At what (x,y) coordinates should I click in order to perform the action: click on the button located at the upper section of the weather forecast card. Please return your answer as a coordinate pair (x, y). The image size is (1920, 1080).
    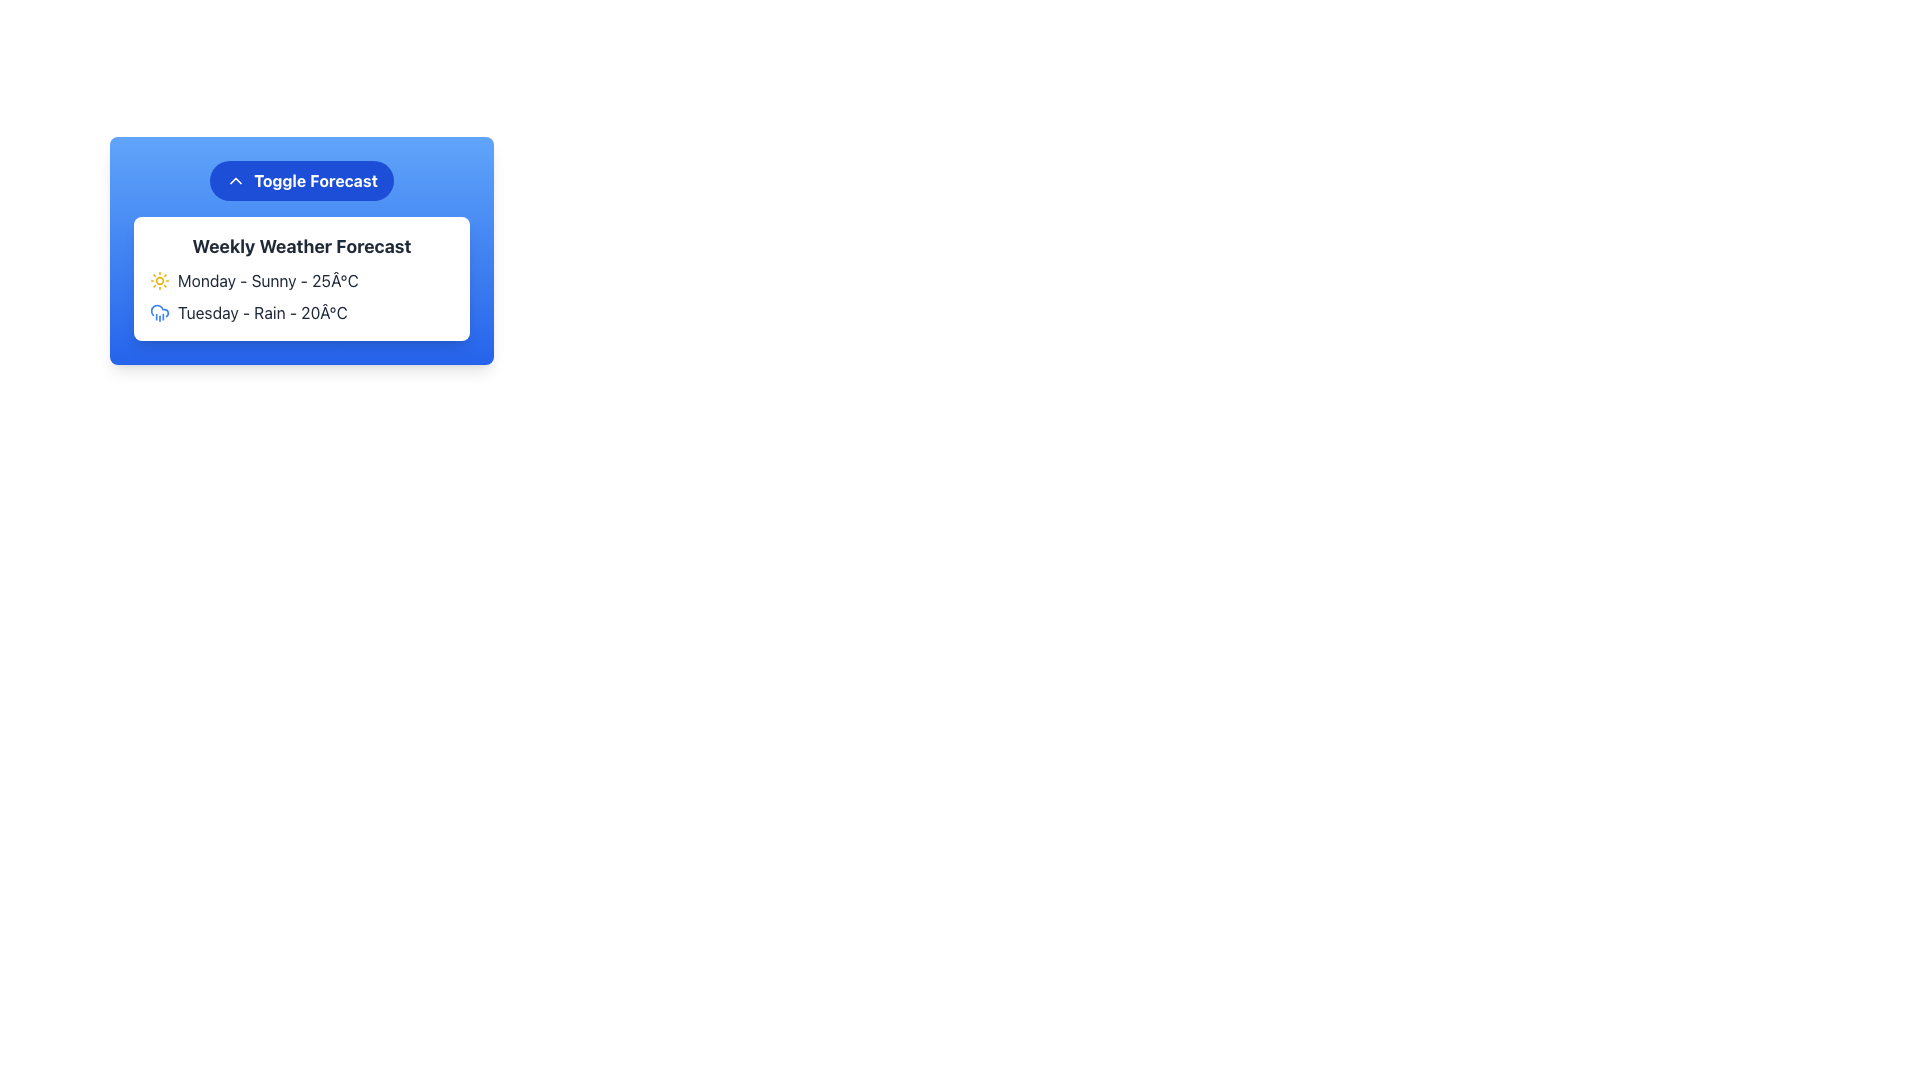
    Looking at the image, I should click on (301, 181).